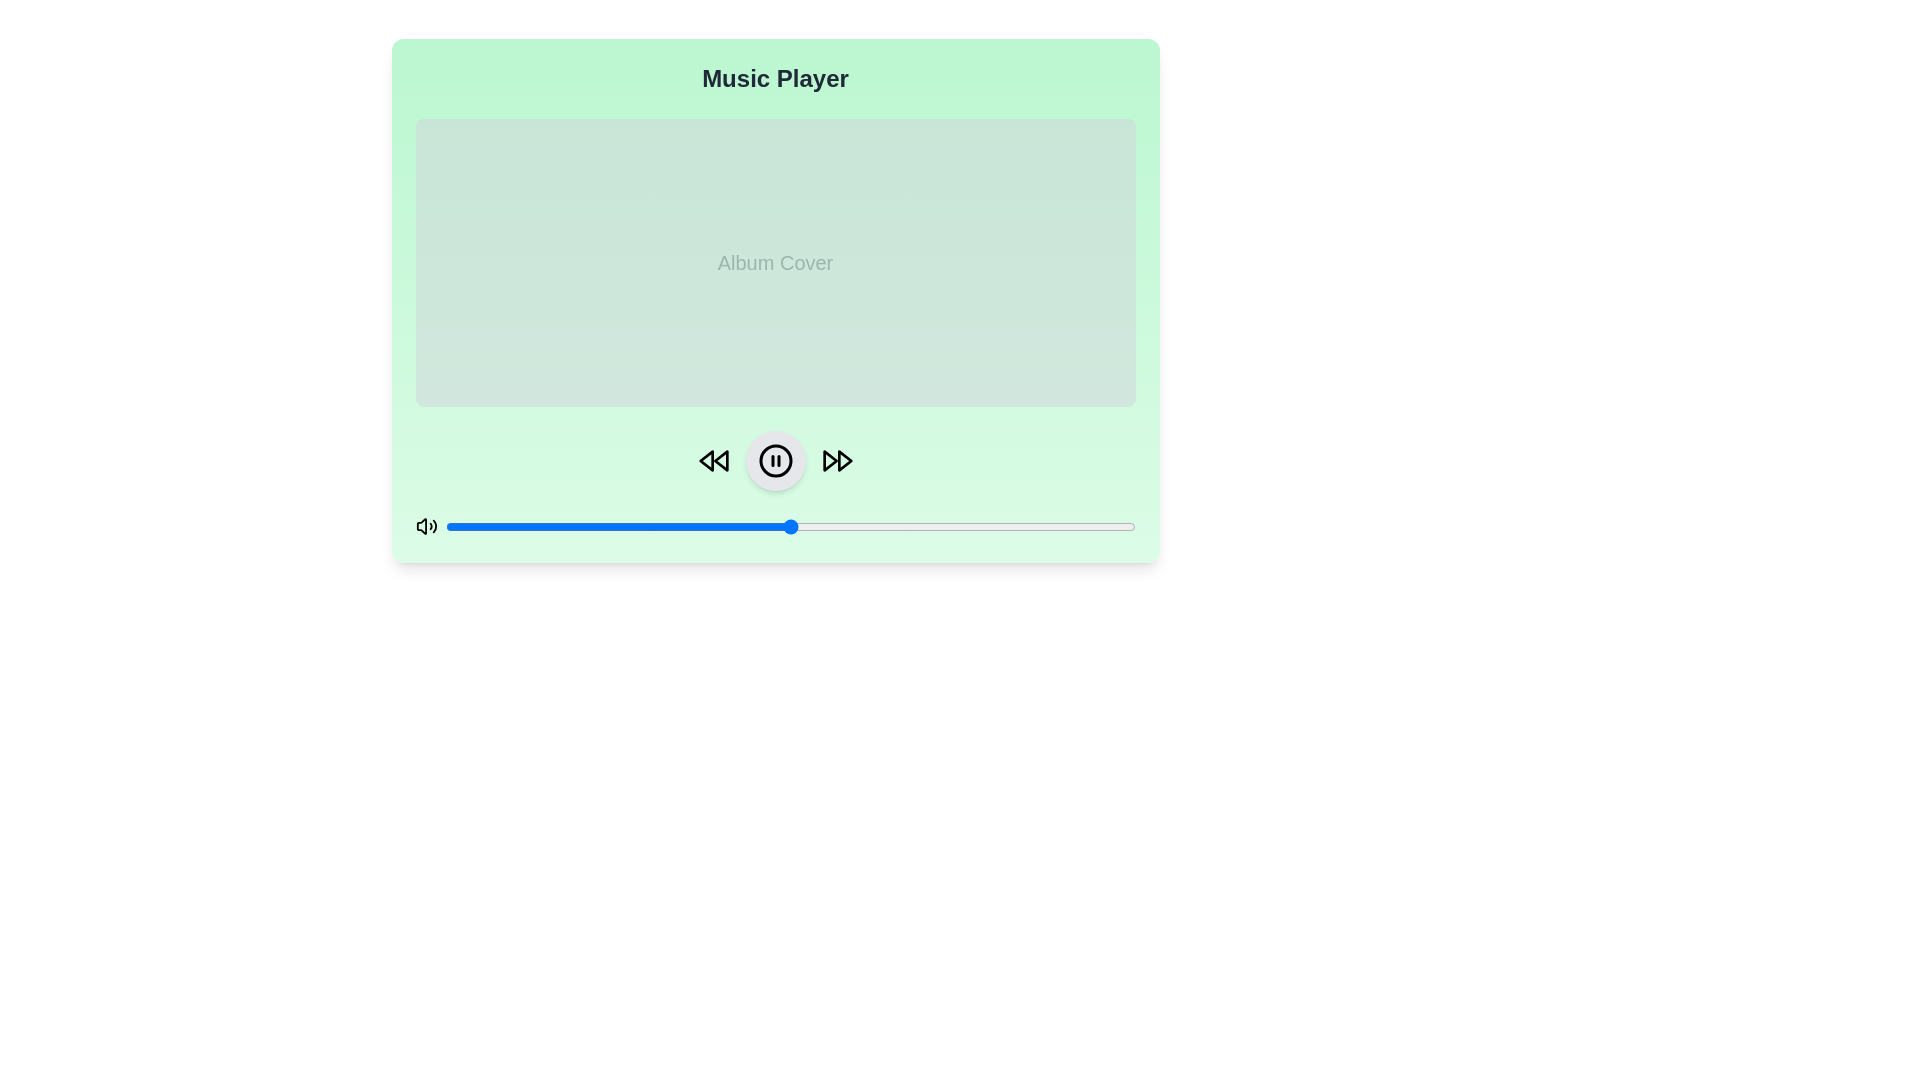 Image resolution: width=1920 pixels, height=1080 pixels. Describe the element at coordinates (713, 461) in the screenshot. I see `the 'rewind' button in the music player` at that location.